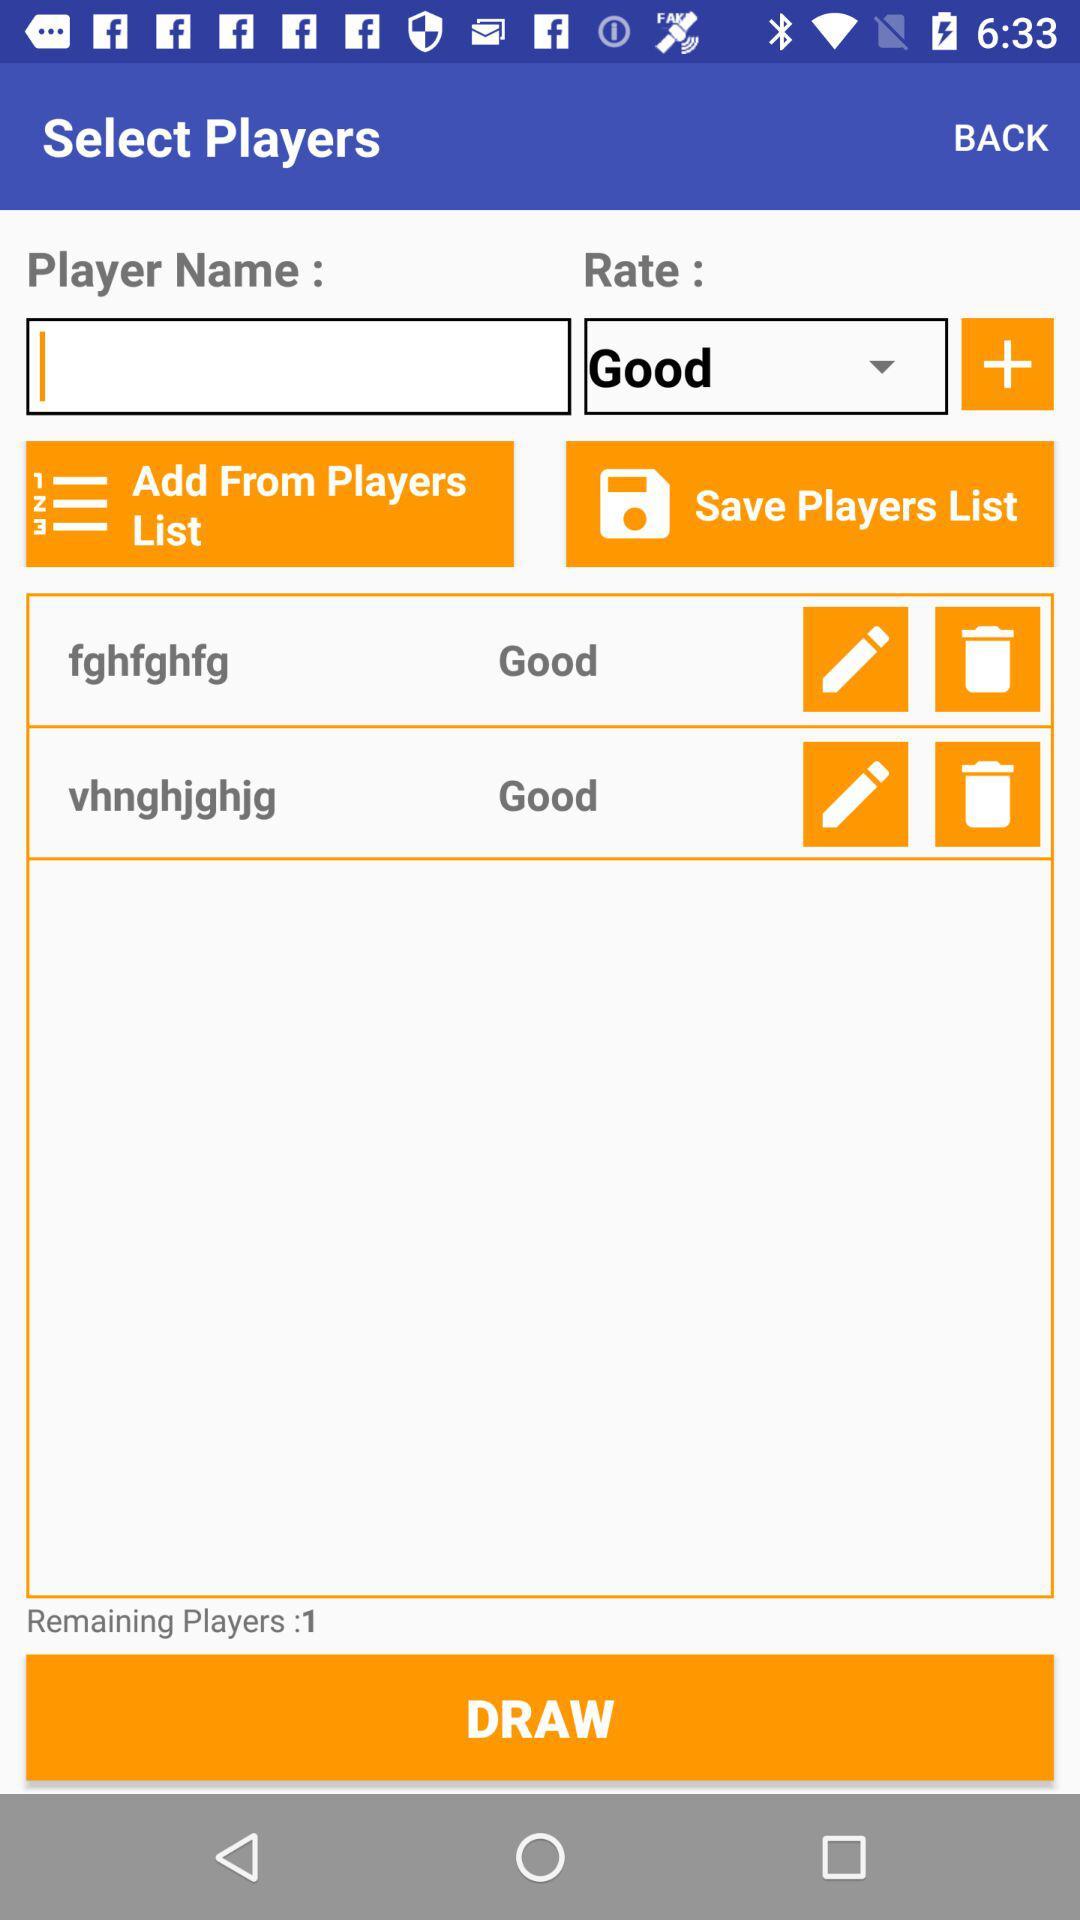 The width and height of the screenshot is (1080, 1920). I want to click on shows the playeername option, so click(298, 366).